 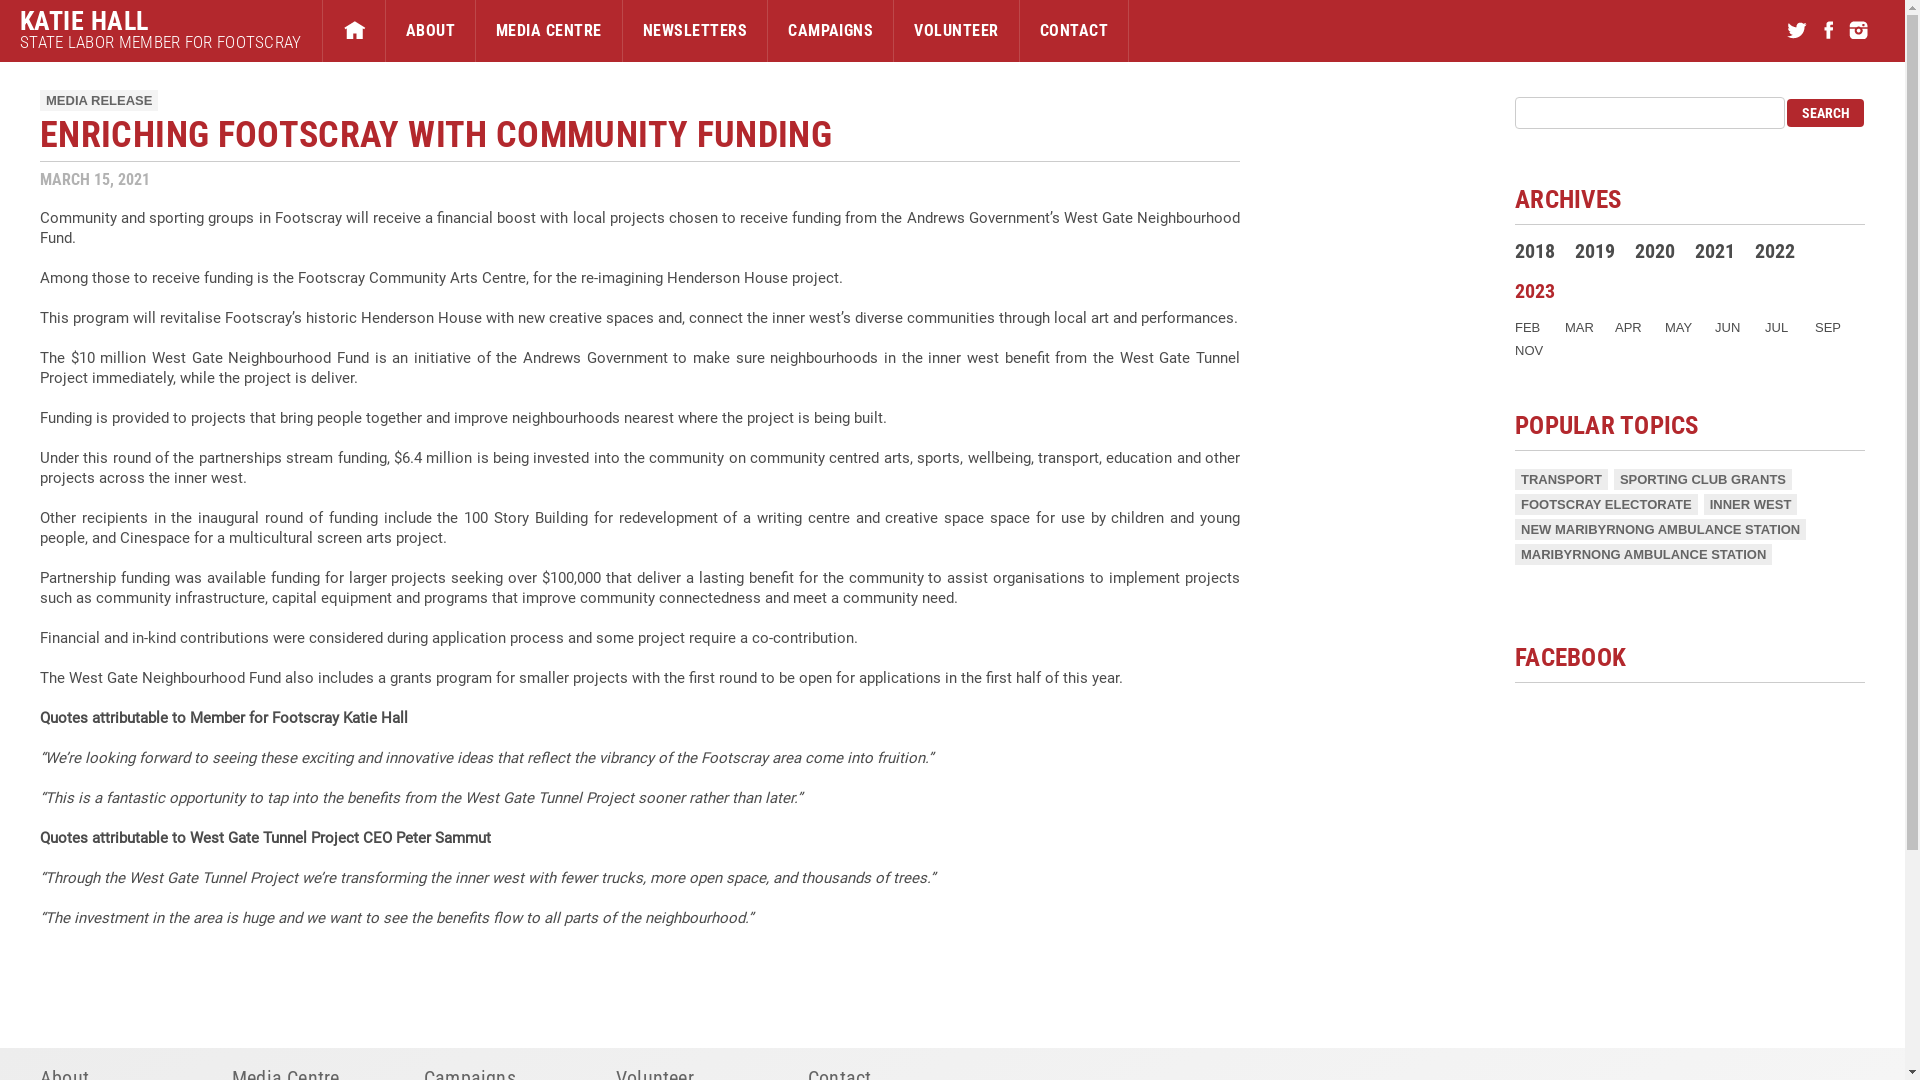 I want to click on '2018', so click(x=1534, y=249).